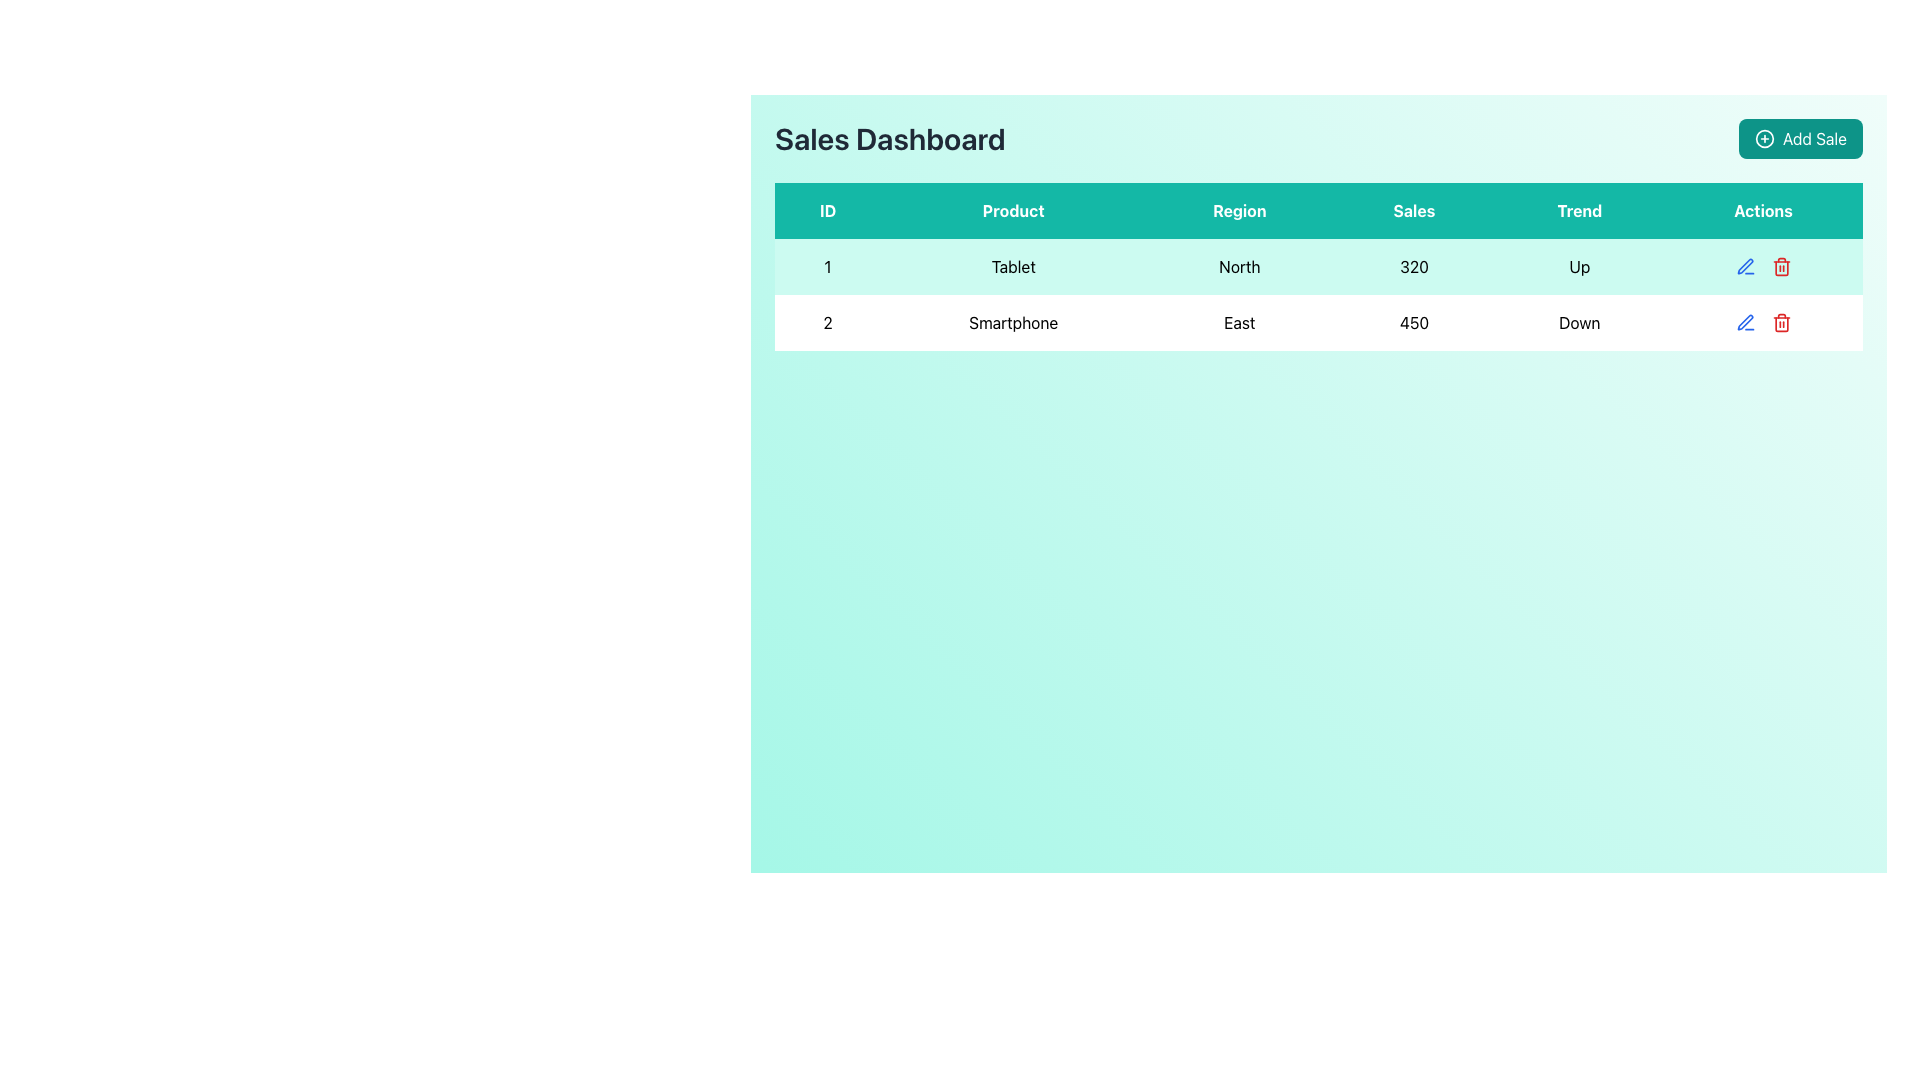 This screenshot has width=1920, height=1080. Describe the element at coordinates (1413, 322) in the screenshot. I see `the table cell in the fourth column of the second row under the 'Sales' column header` at that location.